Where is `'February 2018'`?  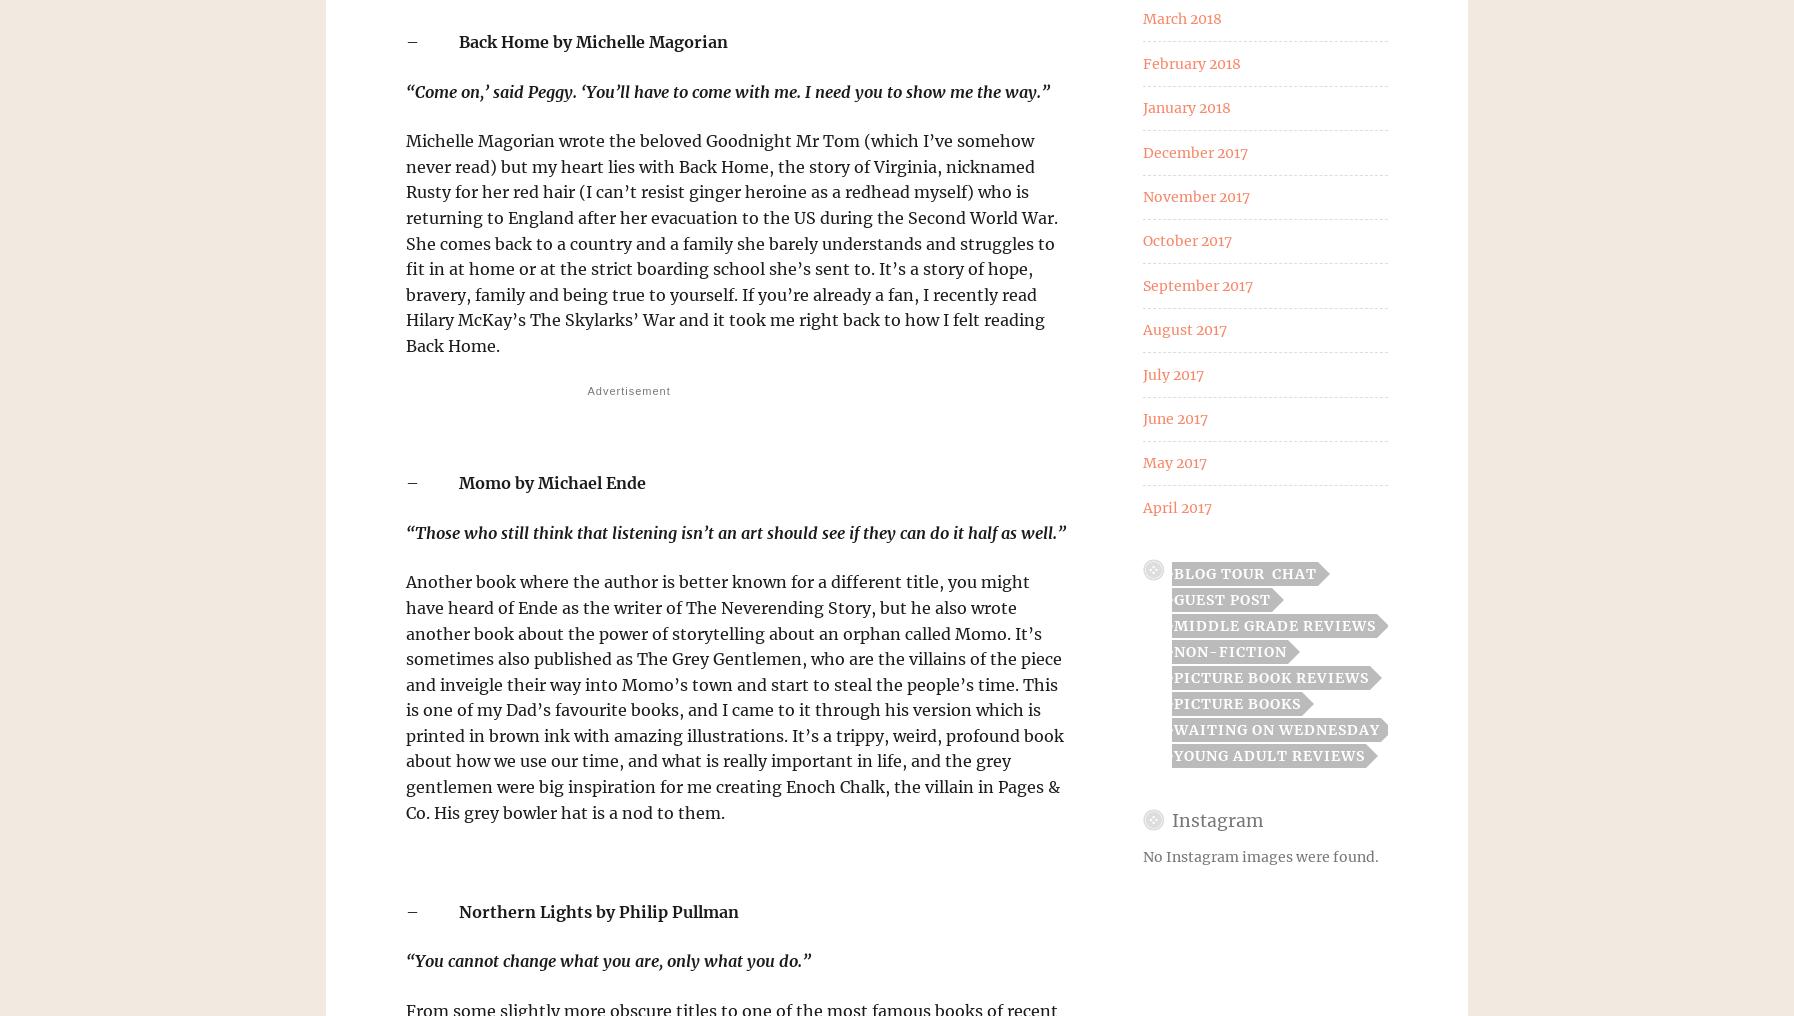 'February 2018' is located at coordinates (1190, 61).